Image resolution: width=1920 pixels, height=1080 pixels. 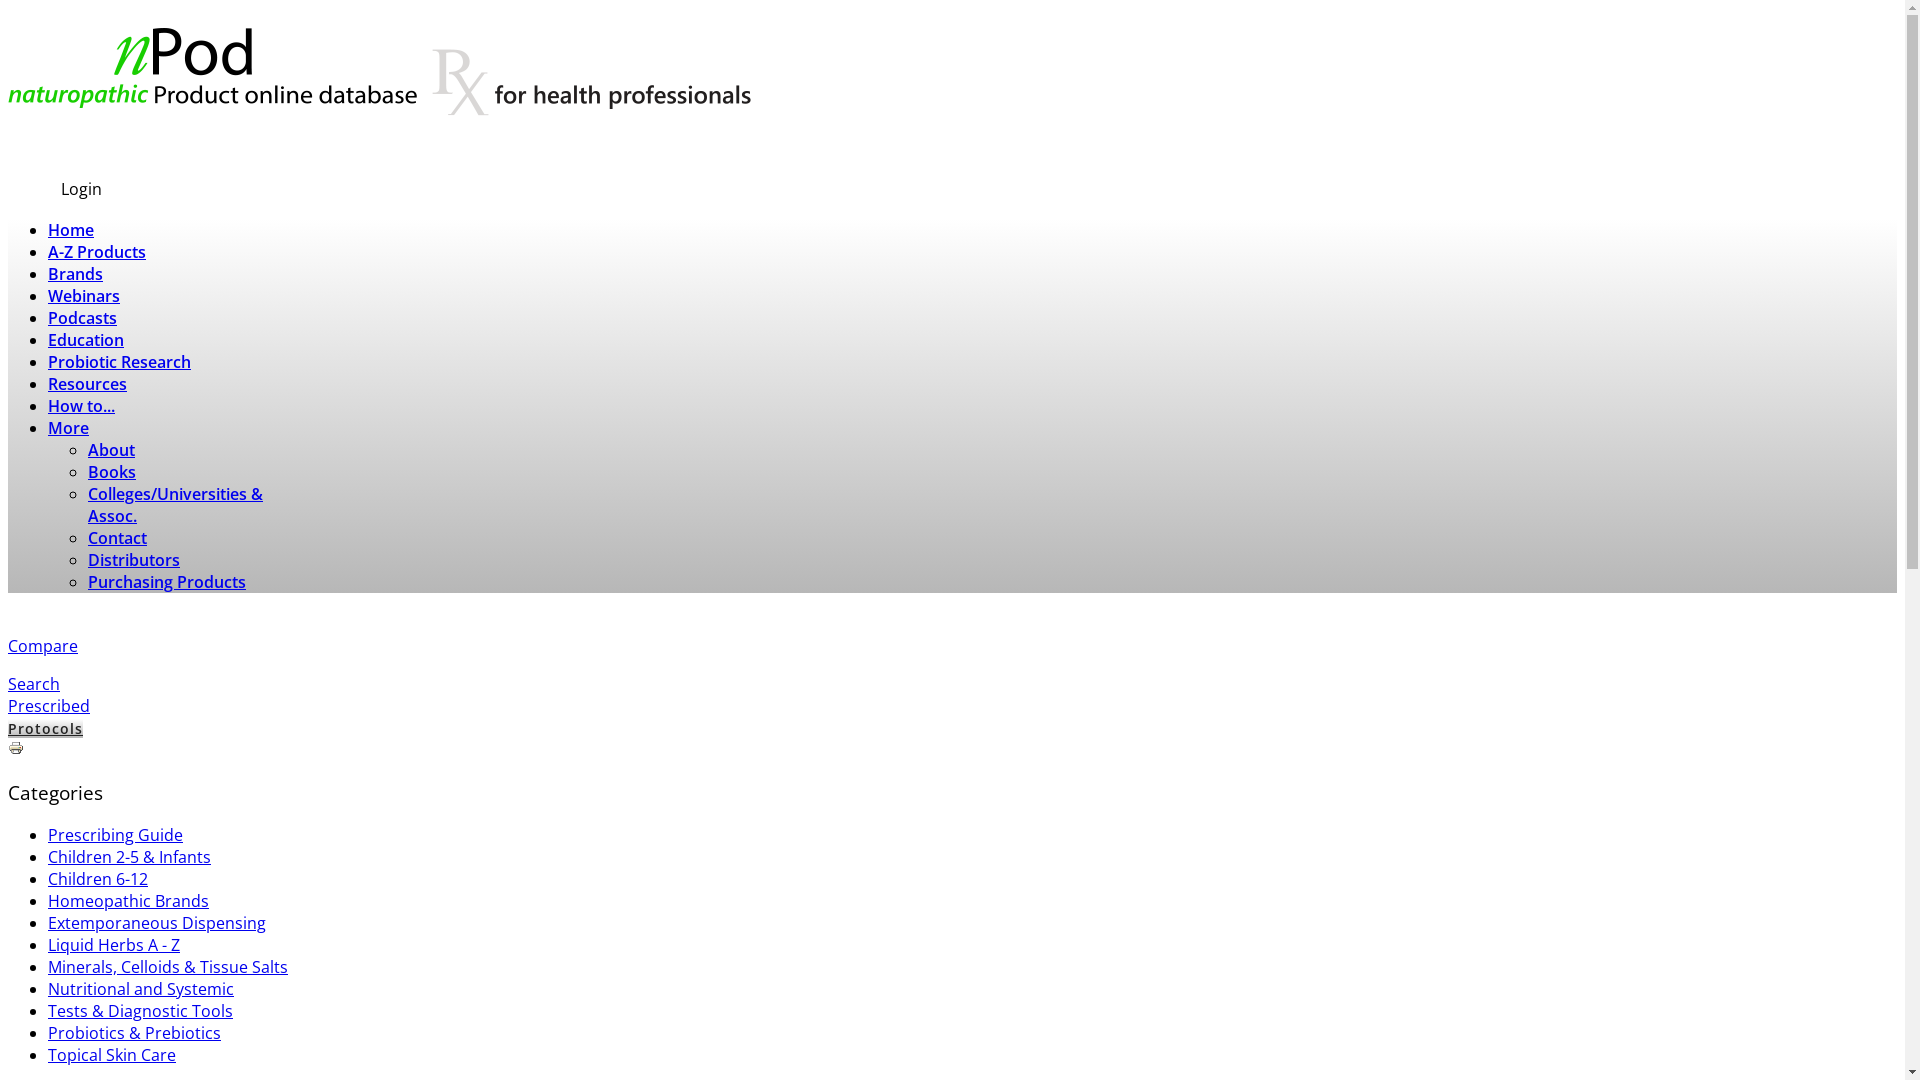 I want to click on 'Resources', so click(x=86, y=384).